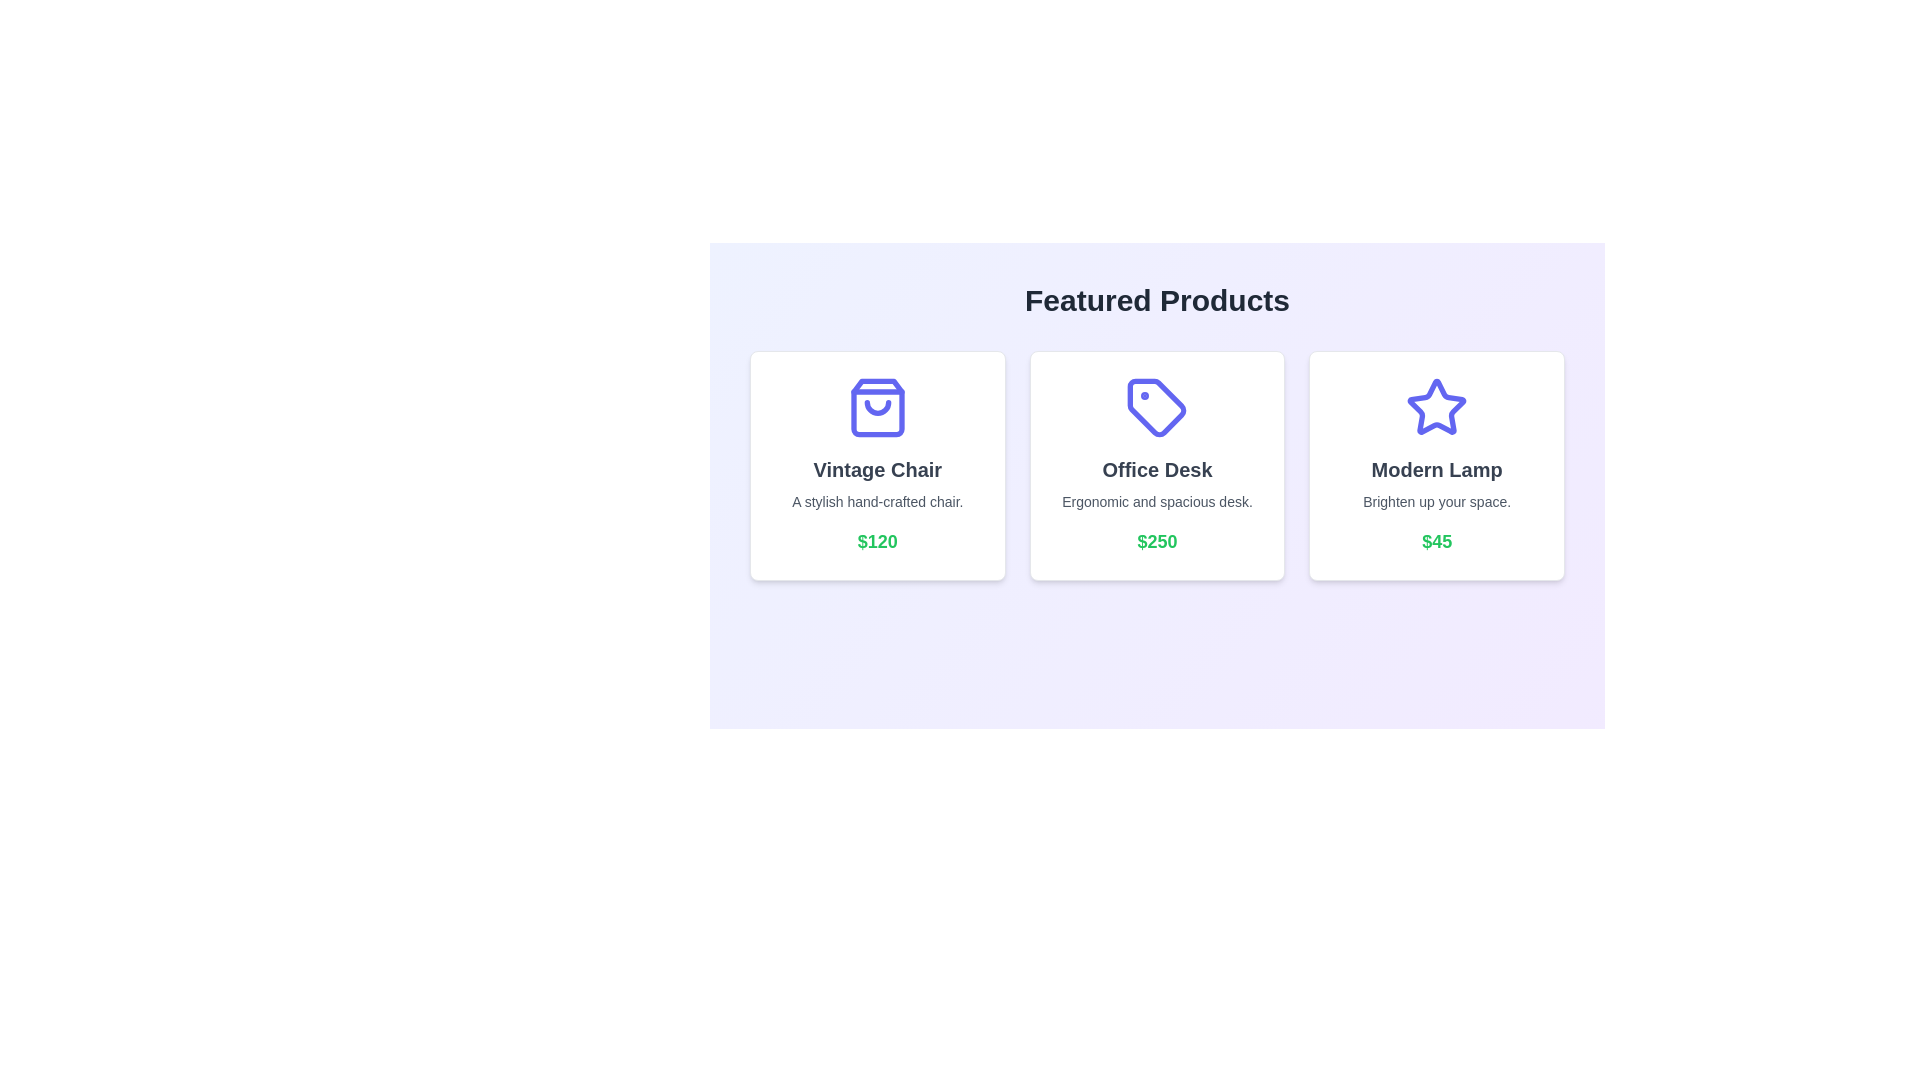  What do you see at coordinates (1157, 300) in the screenshot?
I see `the heading text that indicates the section's content for products to check for cursor changes` at bounding box center [1157, 300].